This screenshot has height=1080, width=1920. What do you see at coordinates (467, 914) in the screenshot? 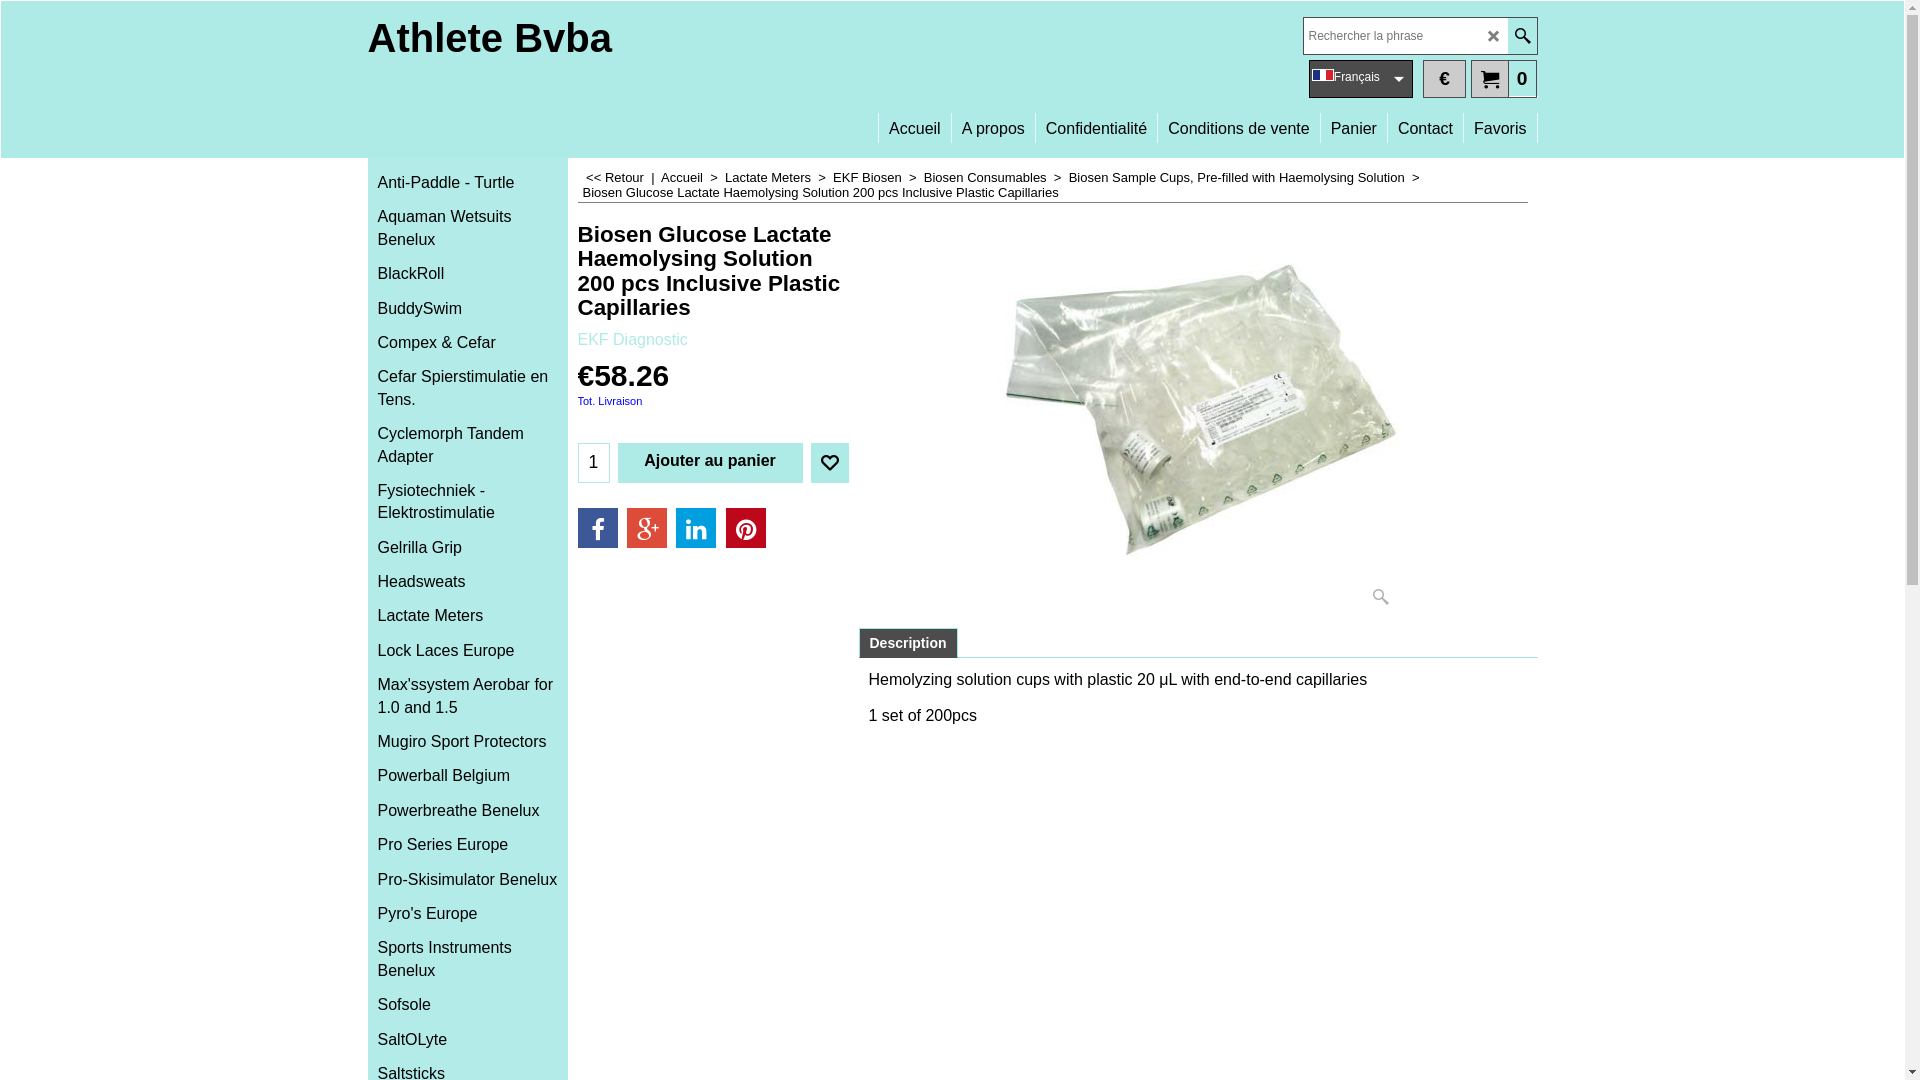
I see `'Pyro's Europe'` at bounding box center [467, 914].